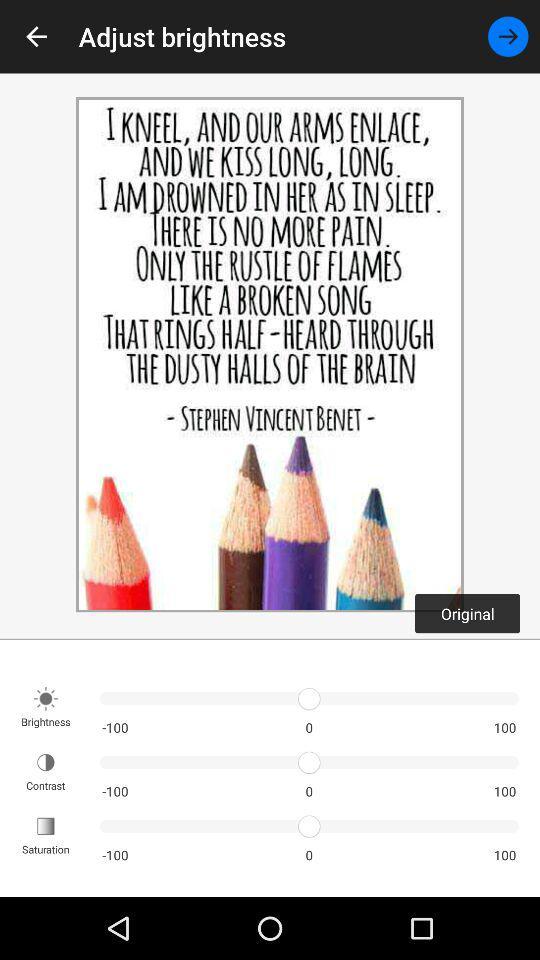  I want to click on the item next to adjust brightness item, so click(36, 35).